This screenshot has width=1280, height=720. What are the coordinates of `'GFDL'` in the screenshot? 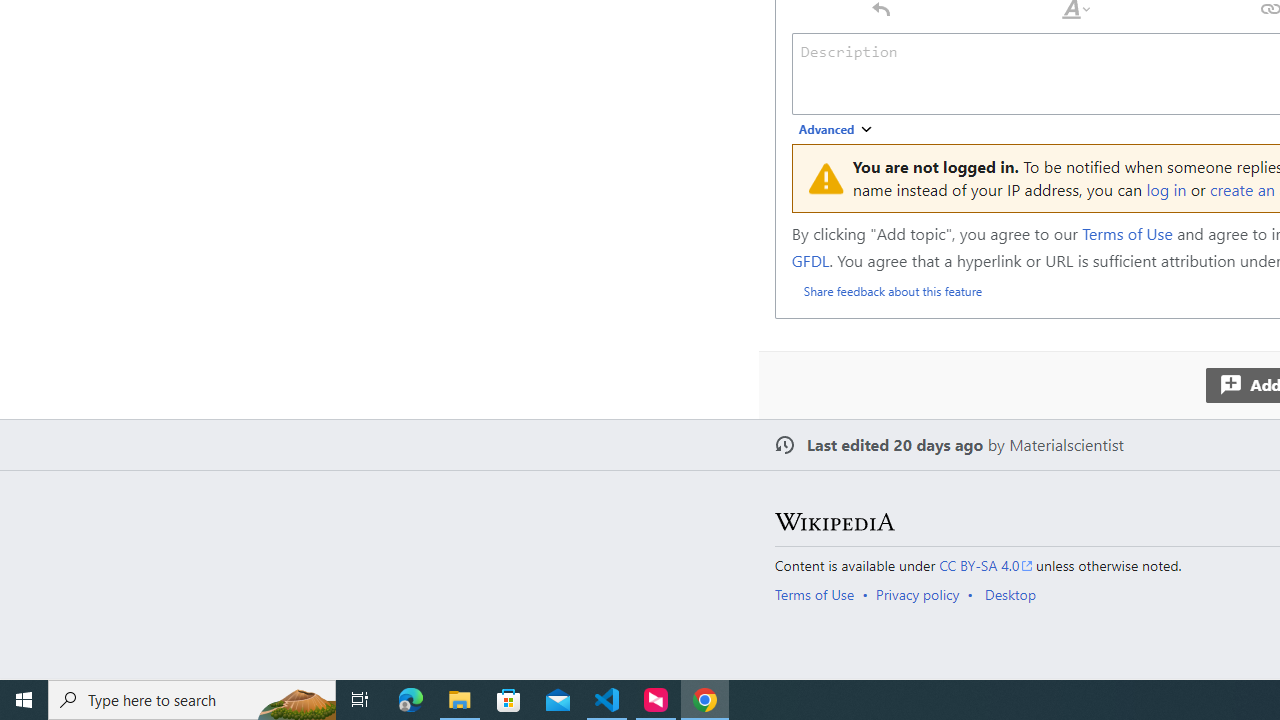 It's located at (810, 258).